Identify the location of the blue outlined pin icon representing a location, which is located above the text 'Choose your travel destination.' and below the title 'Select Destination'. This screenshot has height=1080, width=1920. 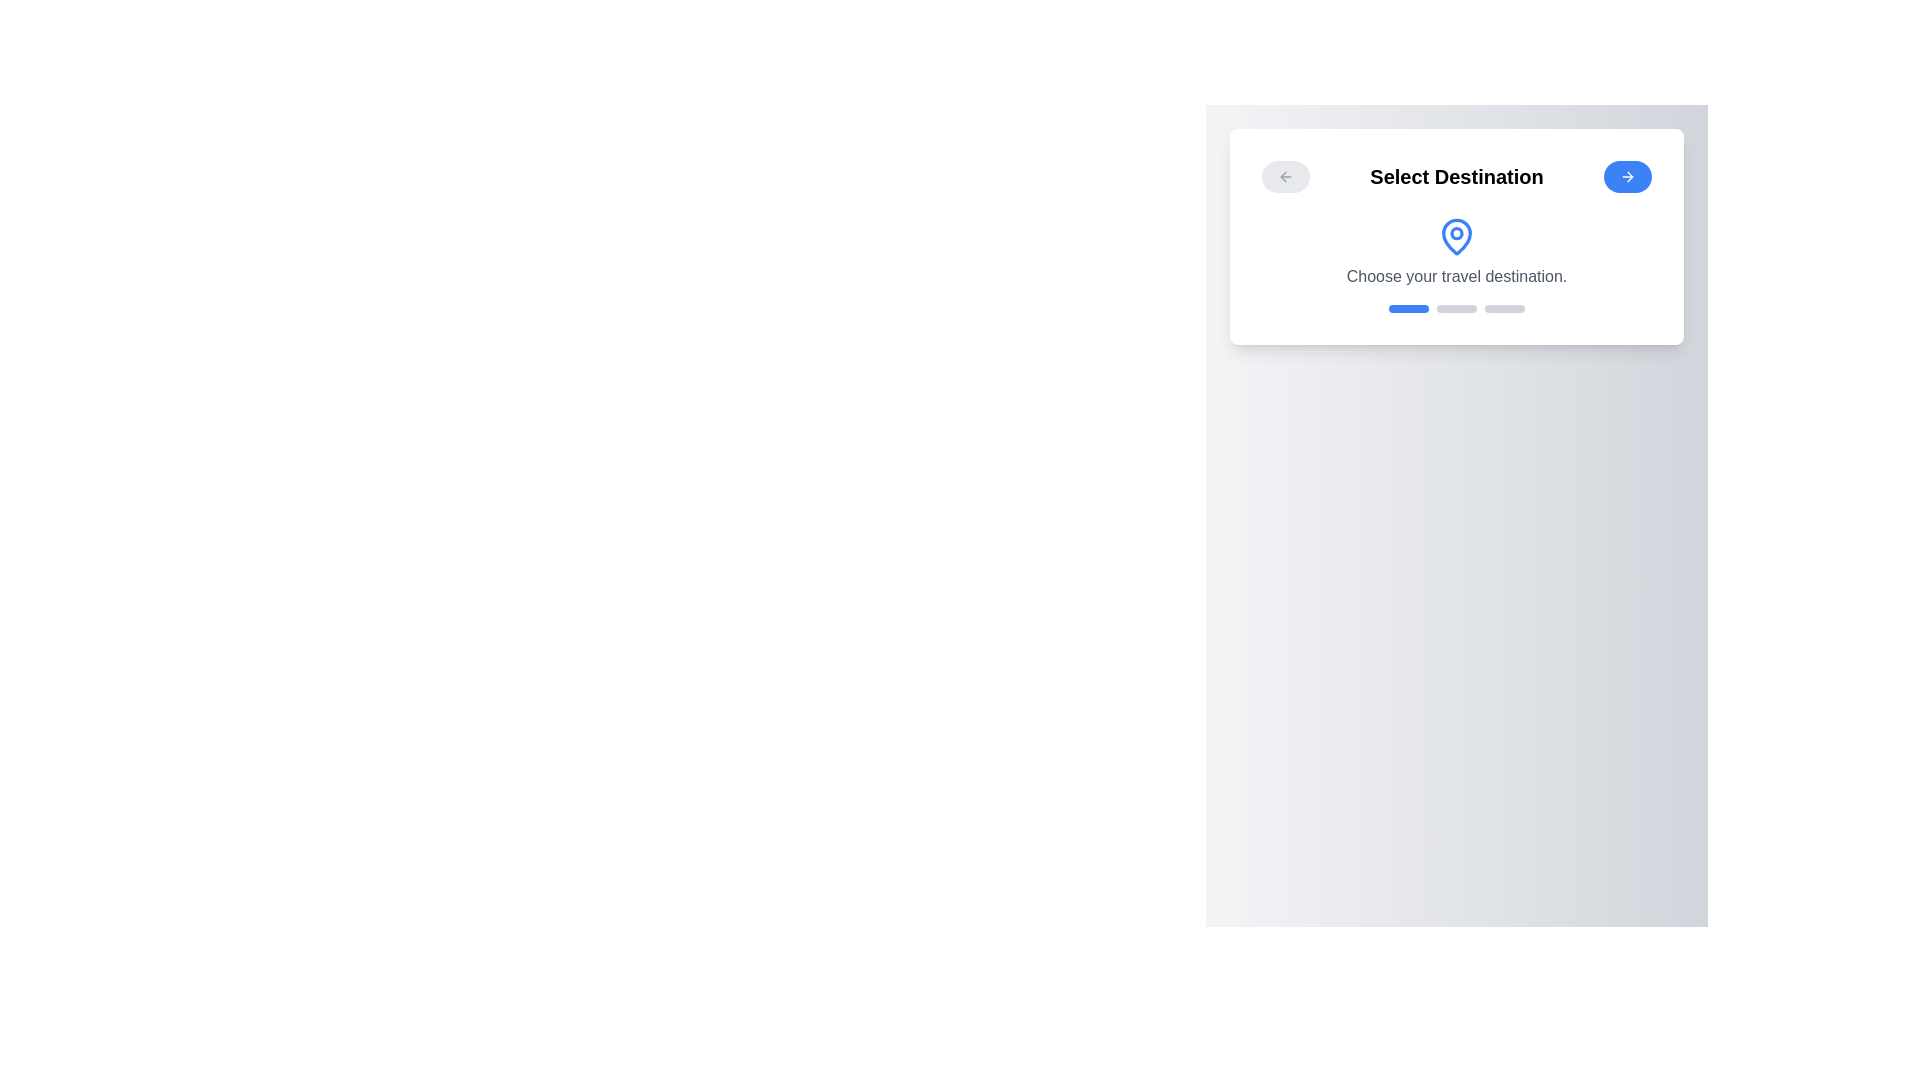
(1457, 234).